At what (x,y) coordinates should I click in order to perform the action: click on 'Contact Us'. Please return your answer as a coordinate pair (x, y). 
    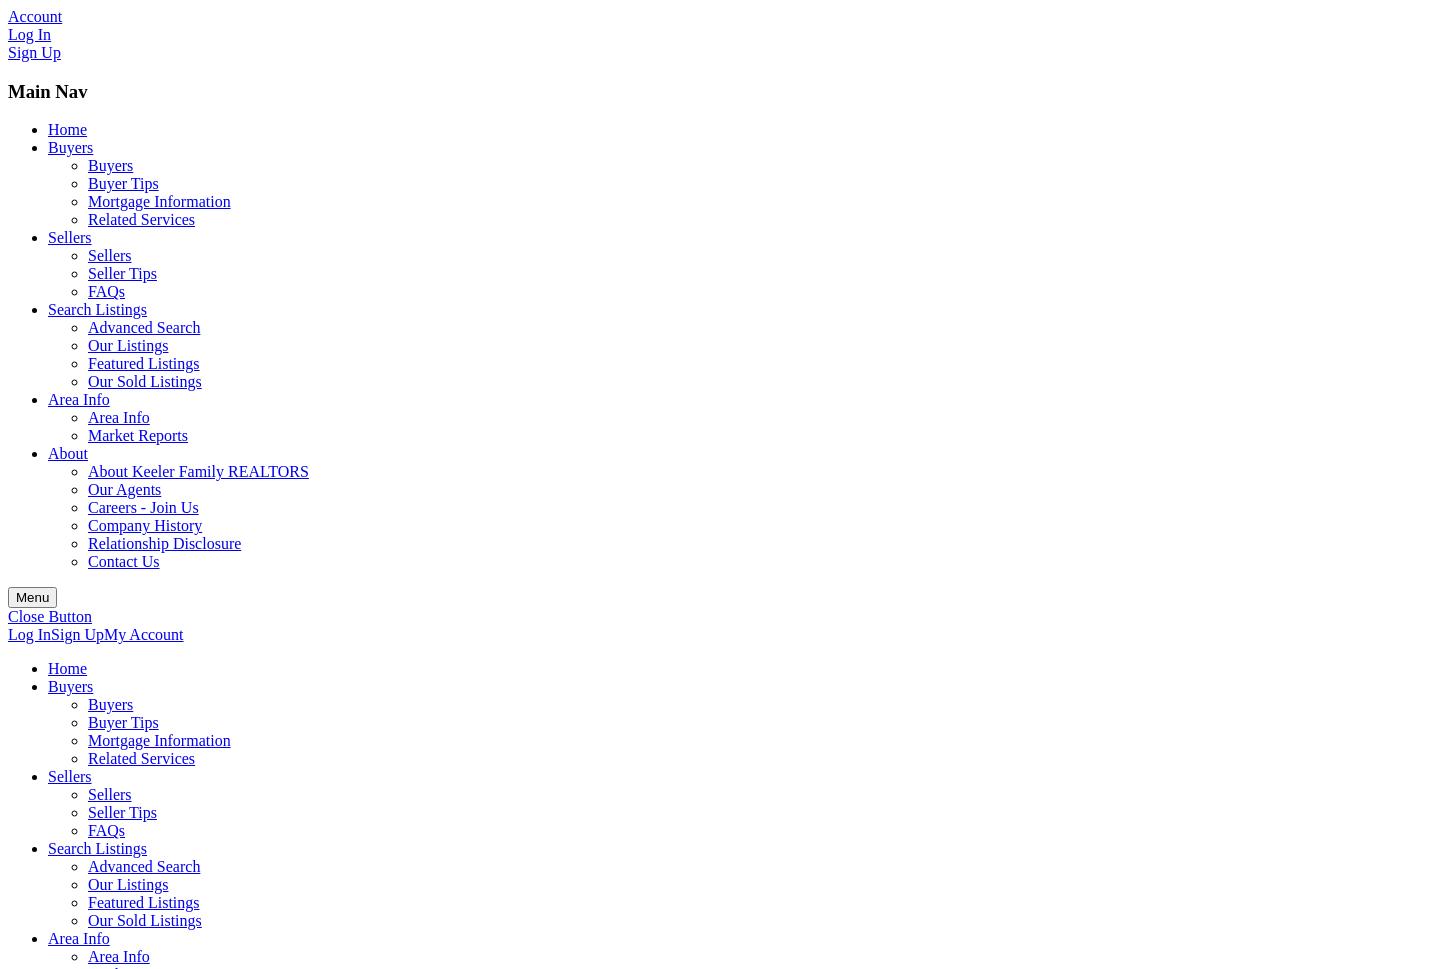
    Looking at the image, I should click on (87, 561).